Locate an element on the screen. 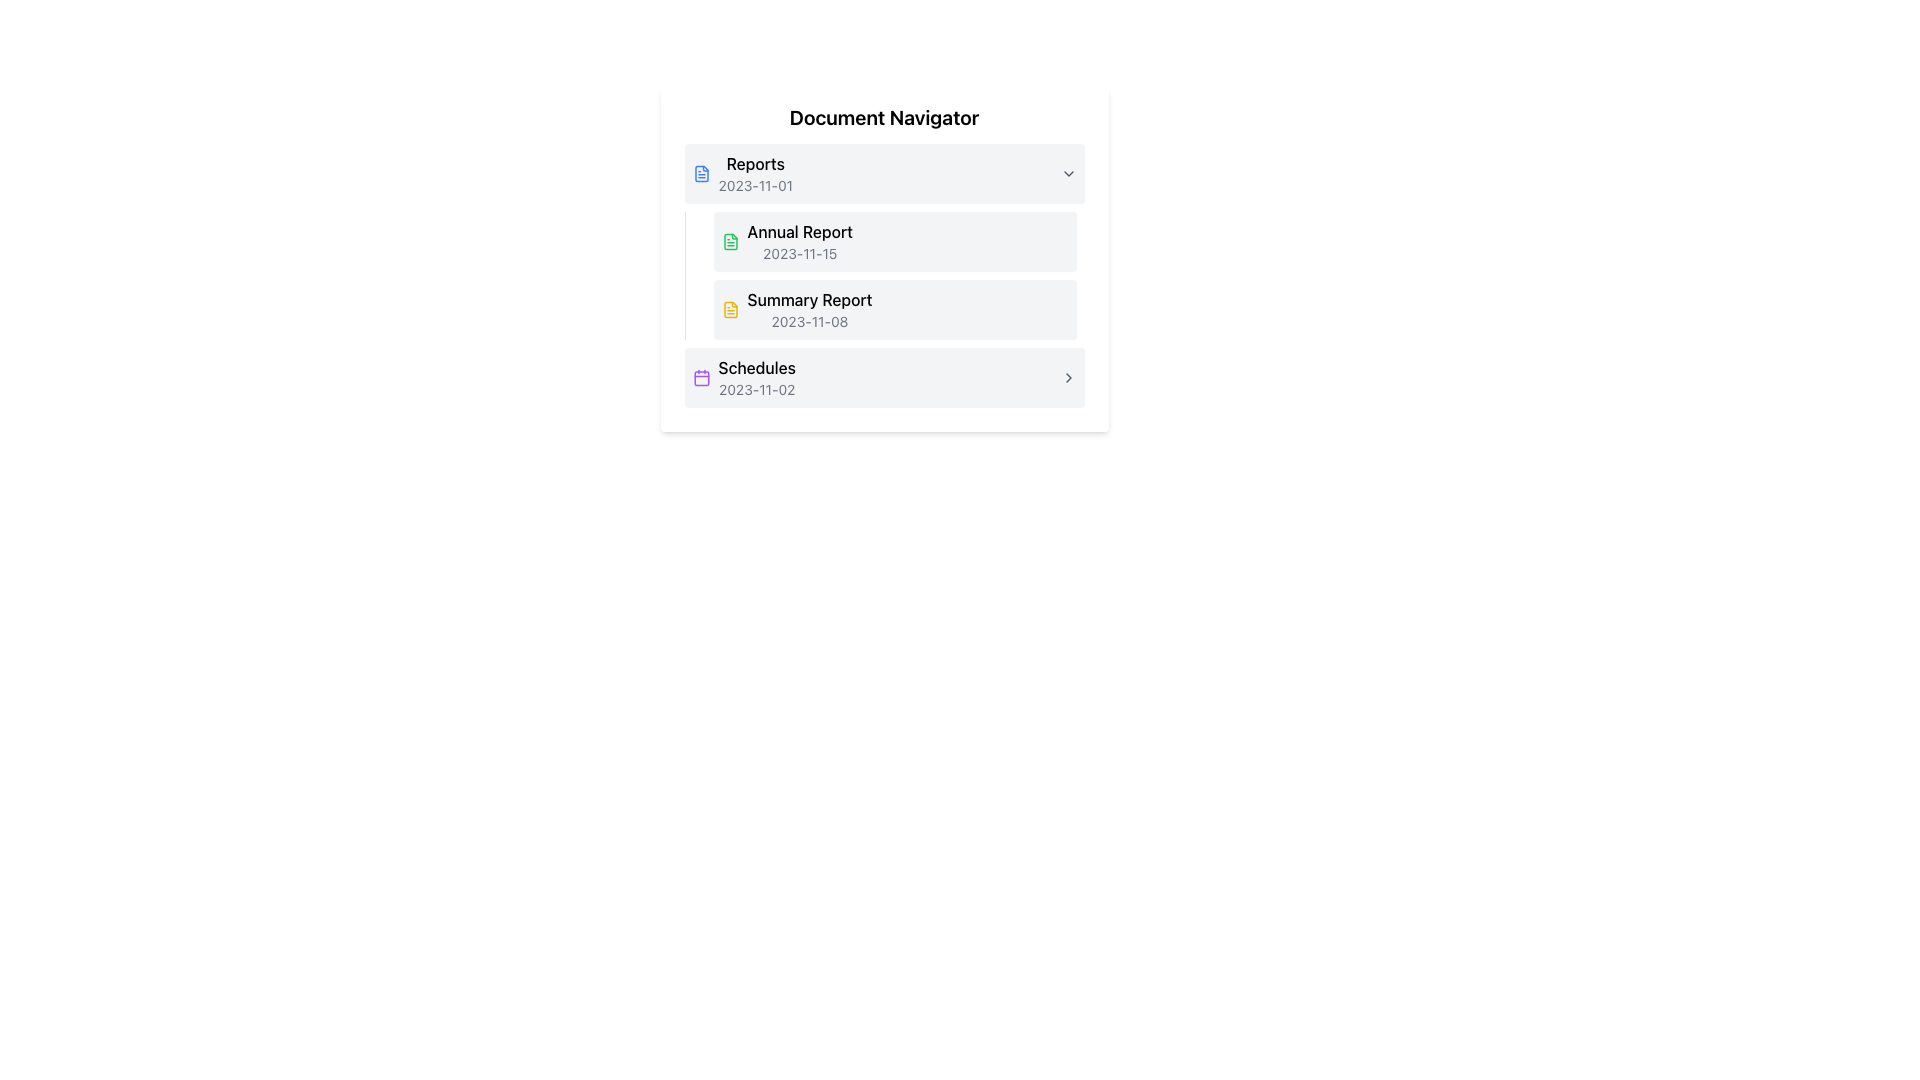 This screenshot has width=1920, height=1080. the text label displaying the date '2023-11-01', which is positioned directly beneath the 'Reports' label in the Document Navigator is located at coordinates (754, 185).